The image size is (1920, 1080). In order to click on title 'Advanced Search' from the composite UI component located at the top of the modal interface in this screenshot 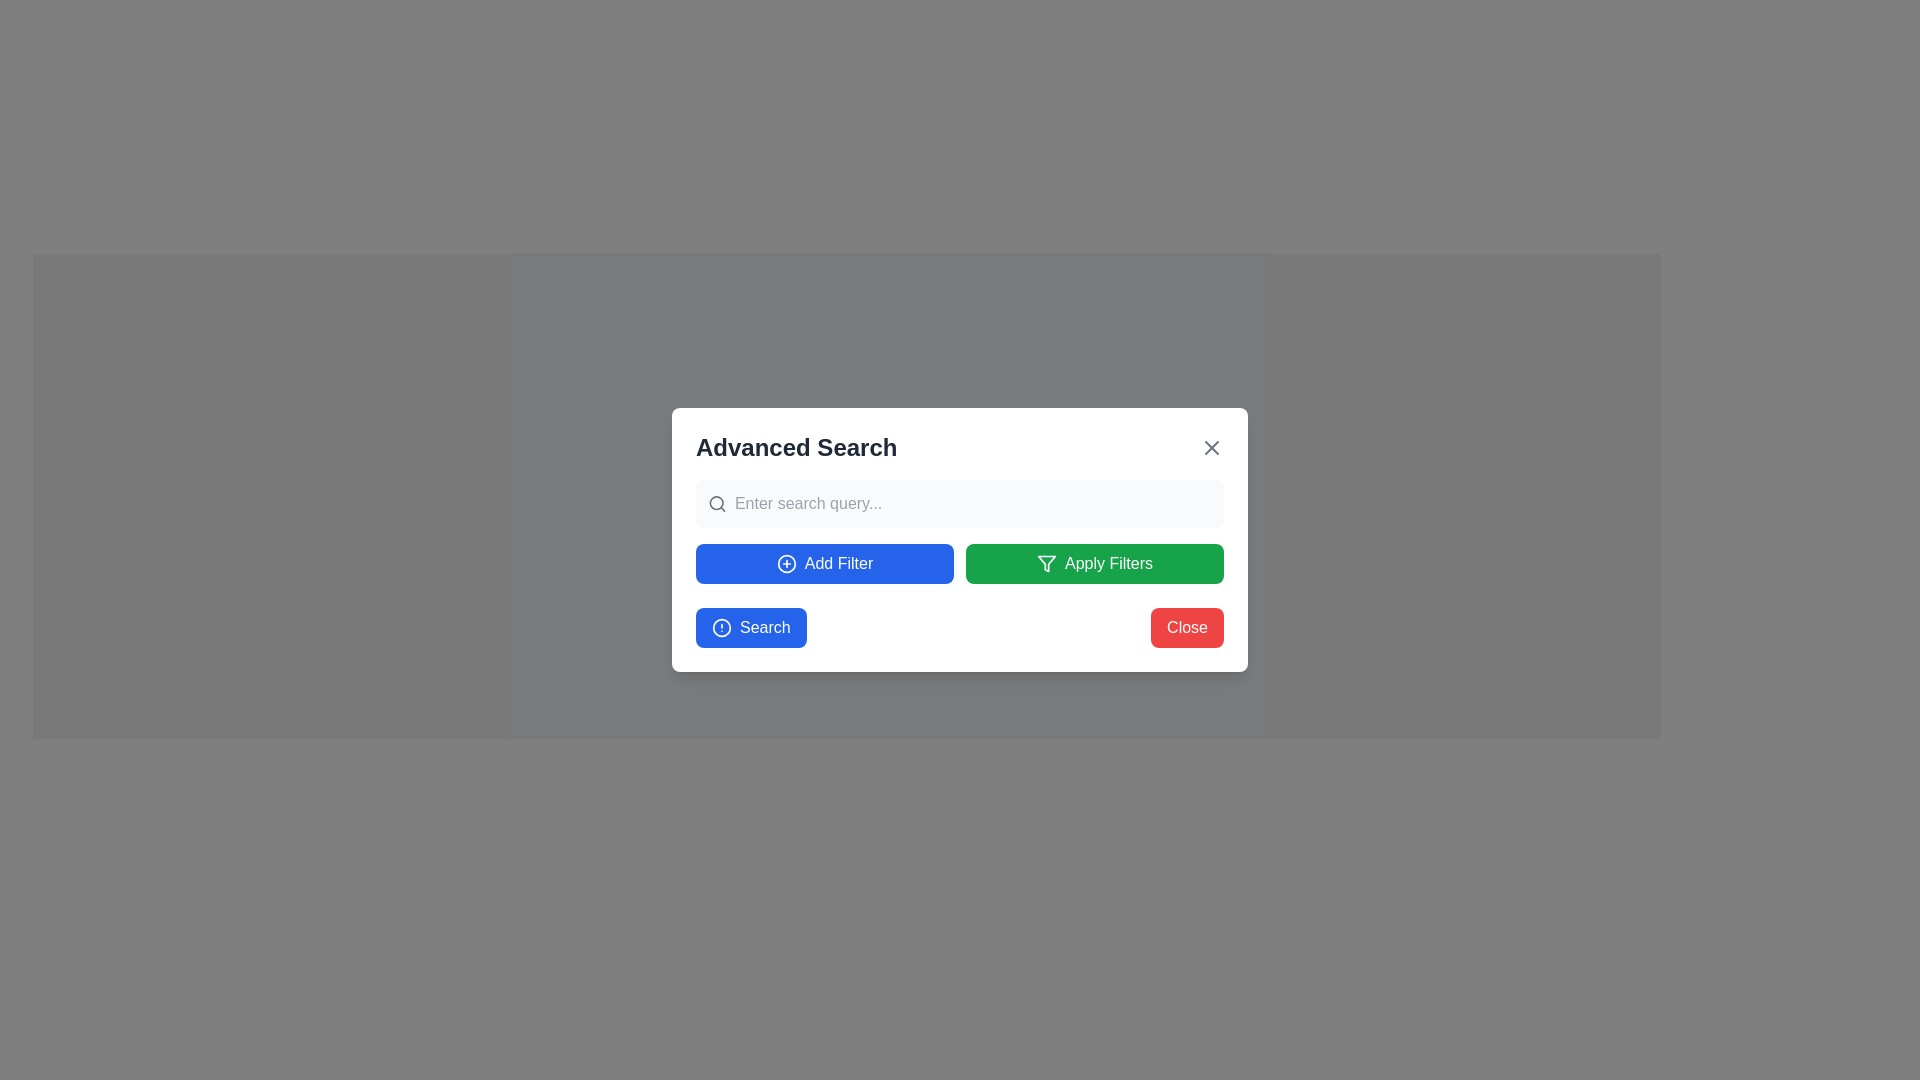, I will do `click(960, 446)`.